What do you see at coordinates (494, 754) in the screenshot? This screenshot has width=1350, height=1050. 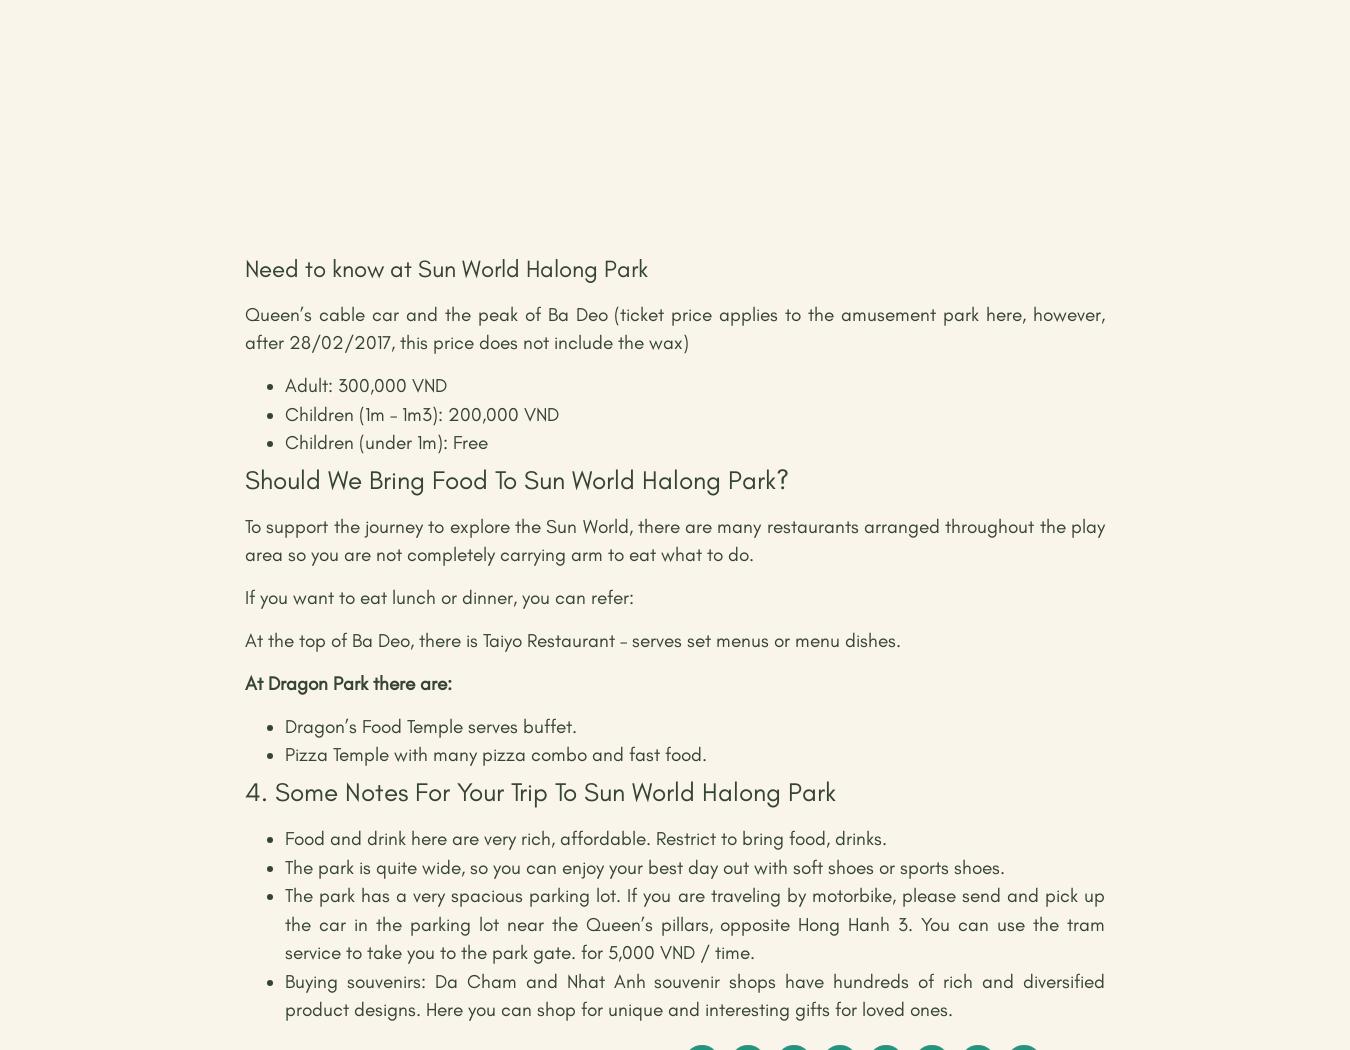 I see `'Pizza Temple with many pizza combo and fast food.'` at bounding box center [494, 754].